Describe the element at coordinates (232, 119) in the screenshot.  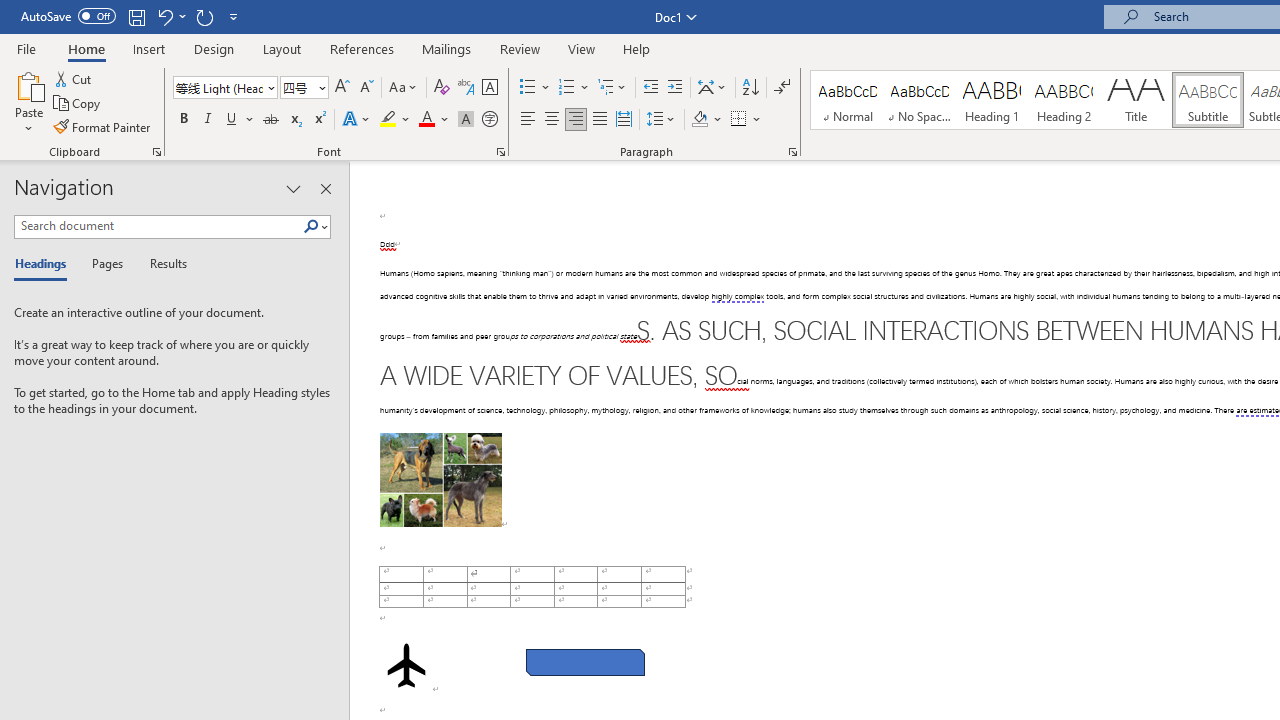
I see `'Underline'` at that location.